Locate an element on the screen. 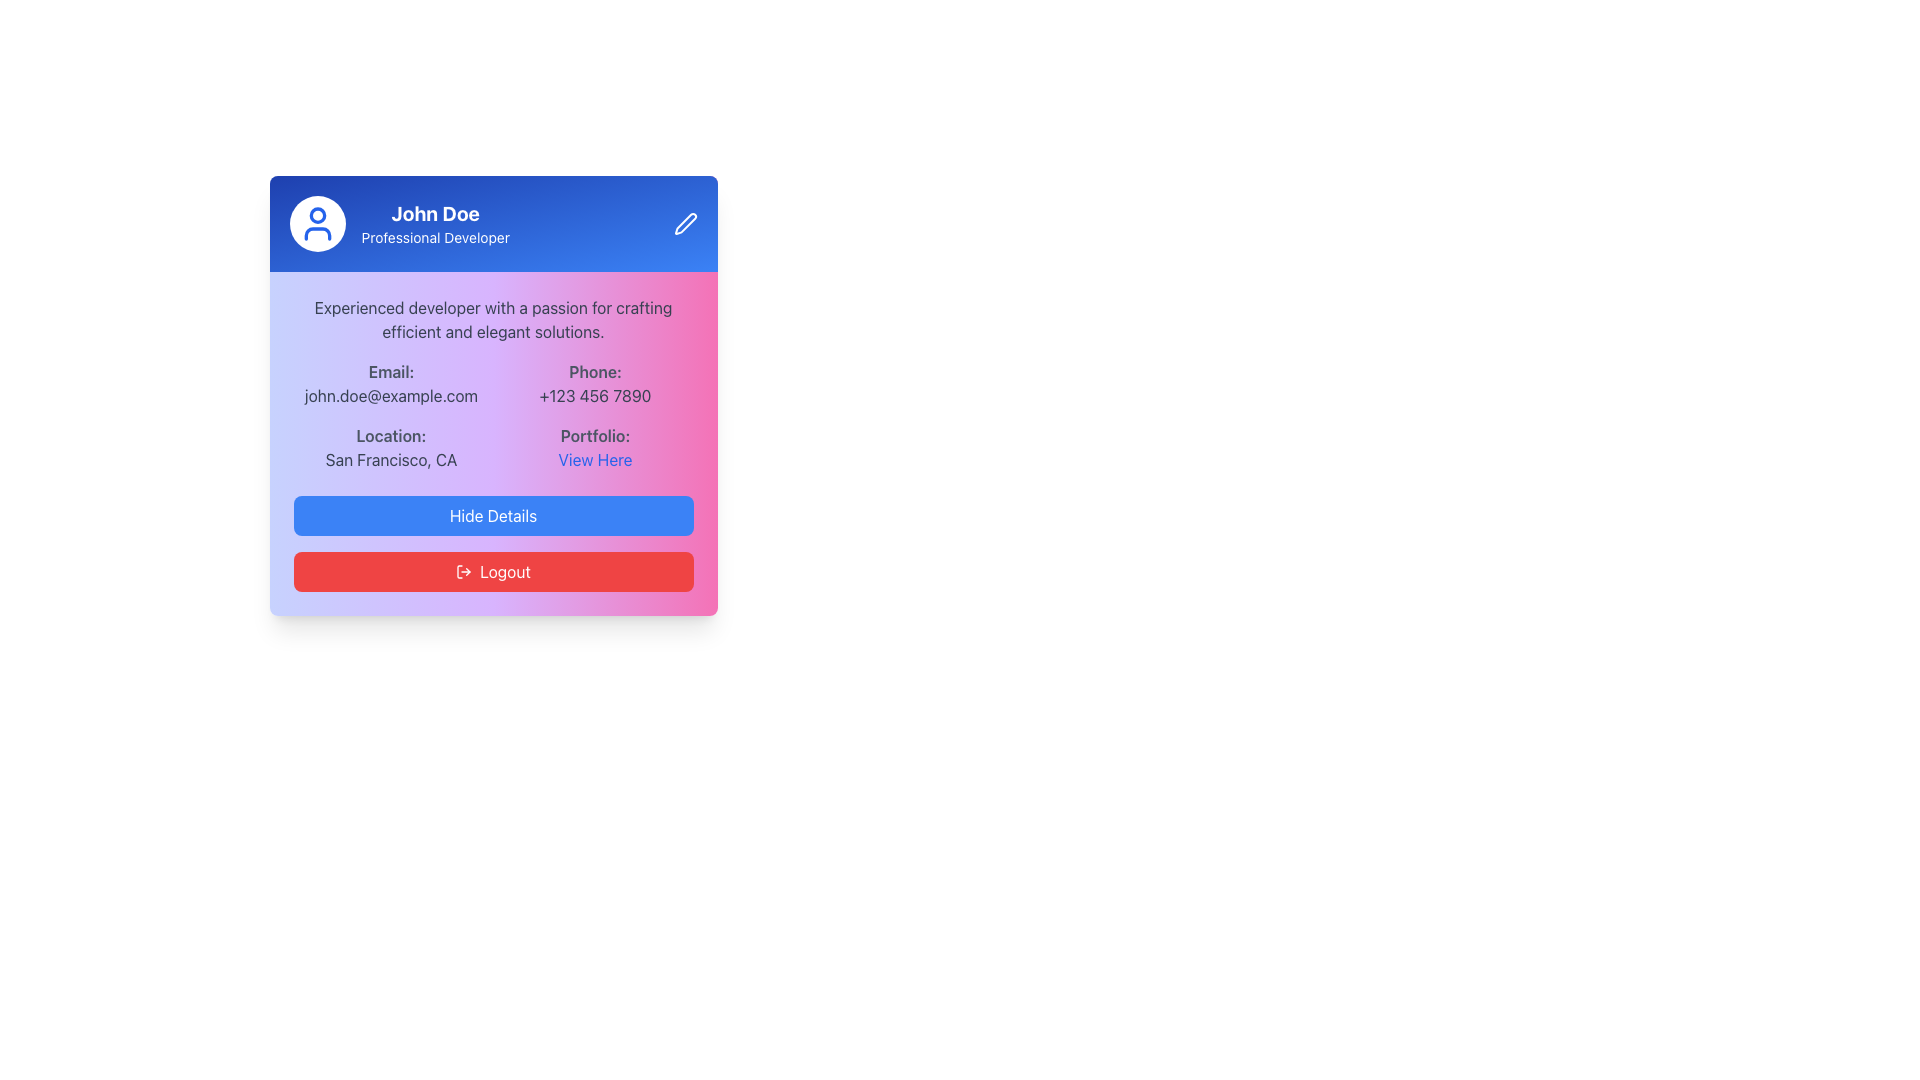 This screenshot has height=1080, width=1920. the Text label element displaying 'Phone:' in bold gray font, located in the right column of a two-column layout for contact information is located at coordinates (594, 371).